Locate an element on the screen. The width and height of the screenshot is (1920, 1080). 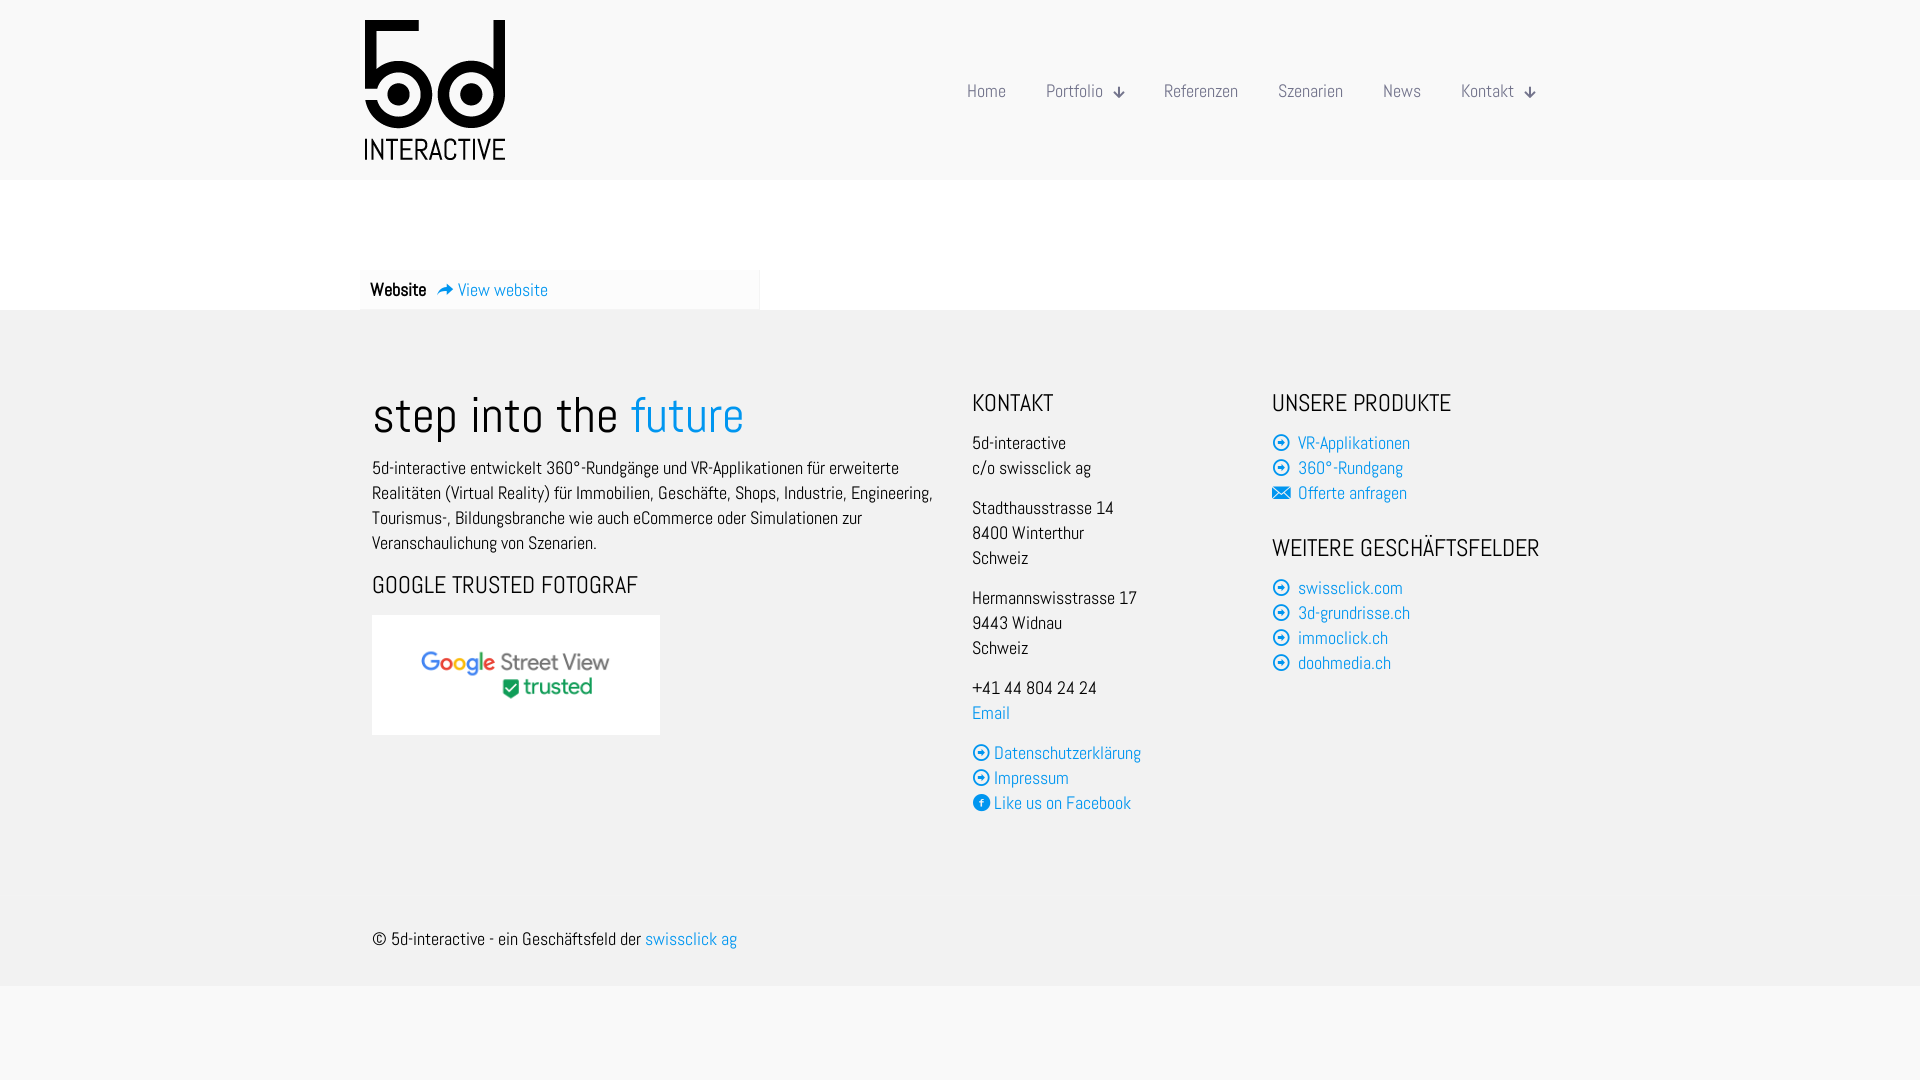
'swissclick ag' is located at coordinates (644, 938).